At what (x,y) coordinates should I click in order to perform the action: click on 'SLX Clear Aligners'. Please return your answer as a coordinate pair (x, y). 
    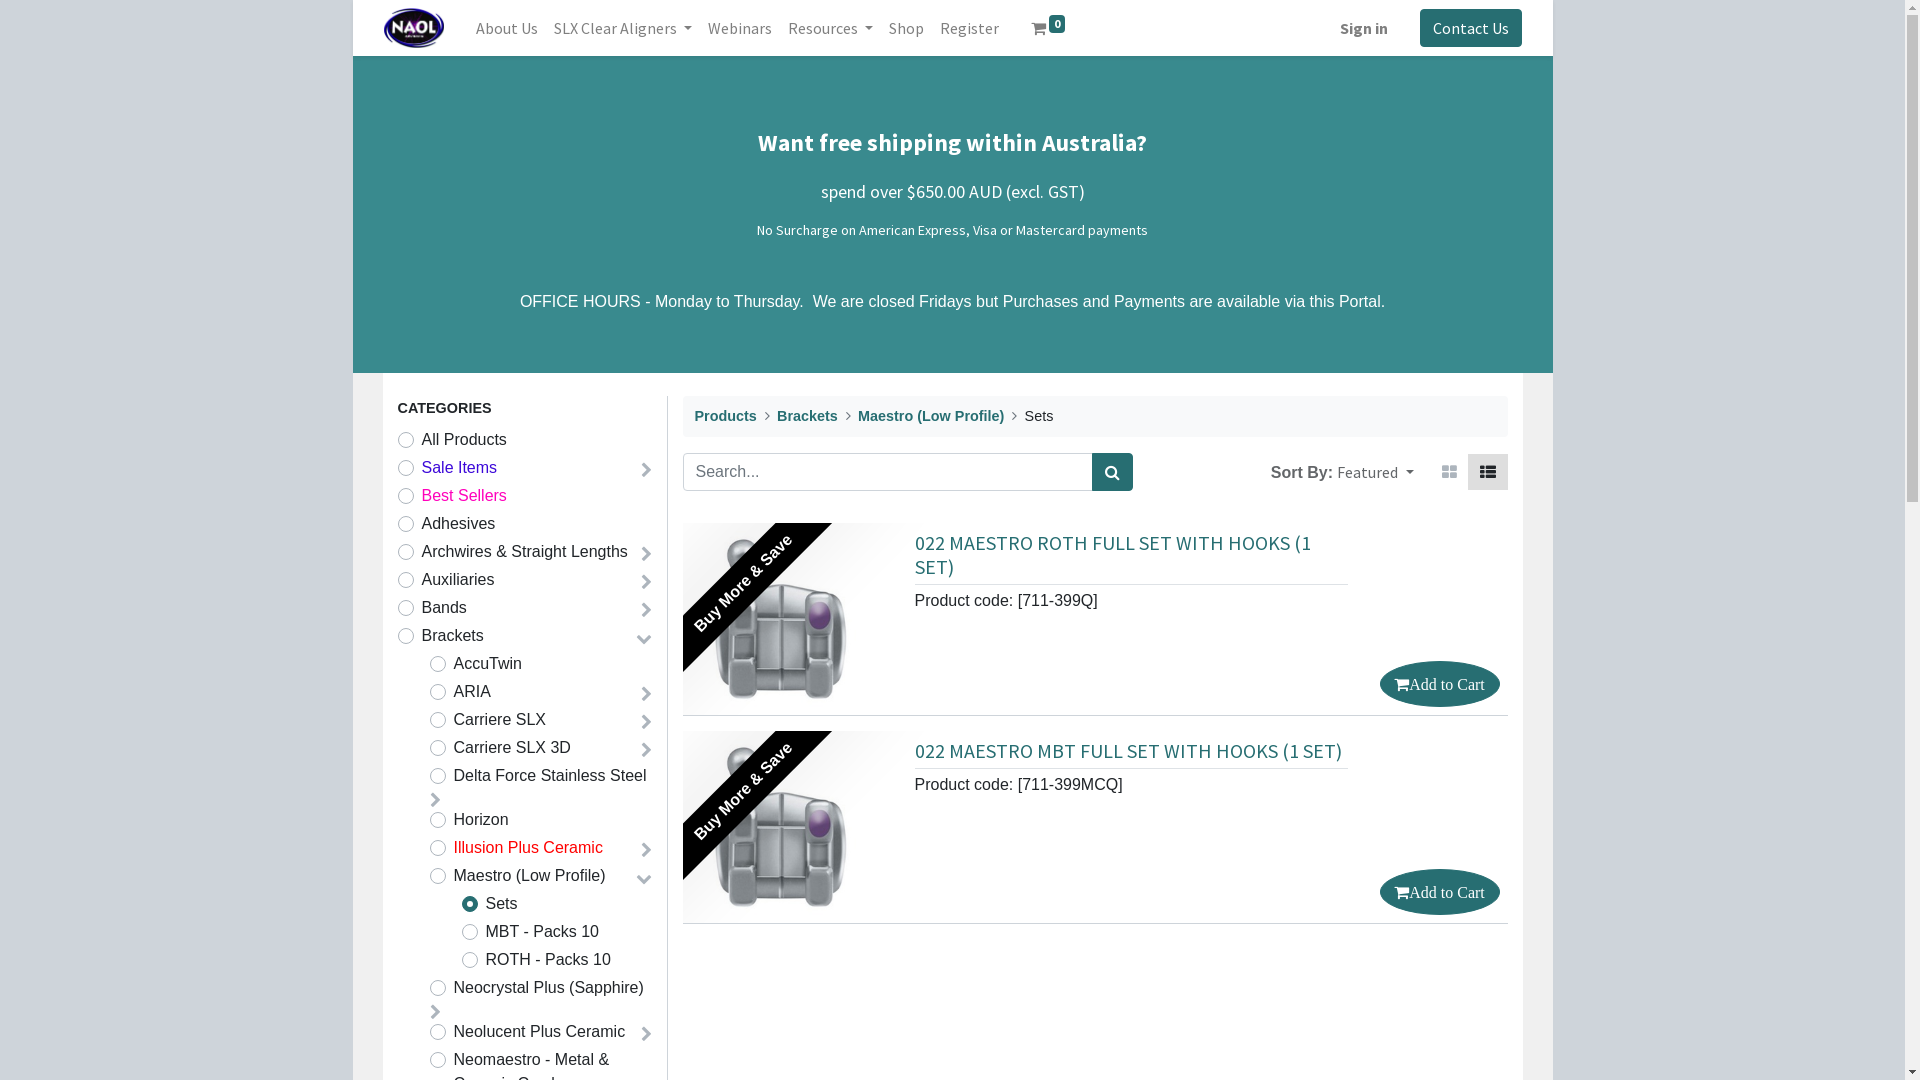
    Looking at the image, I should click on (622, 27).